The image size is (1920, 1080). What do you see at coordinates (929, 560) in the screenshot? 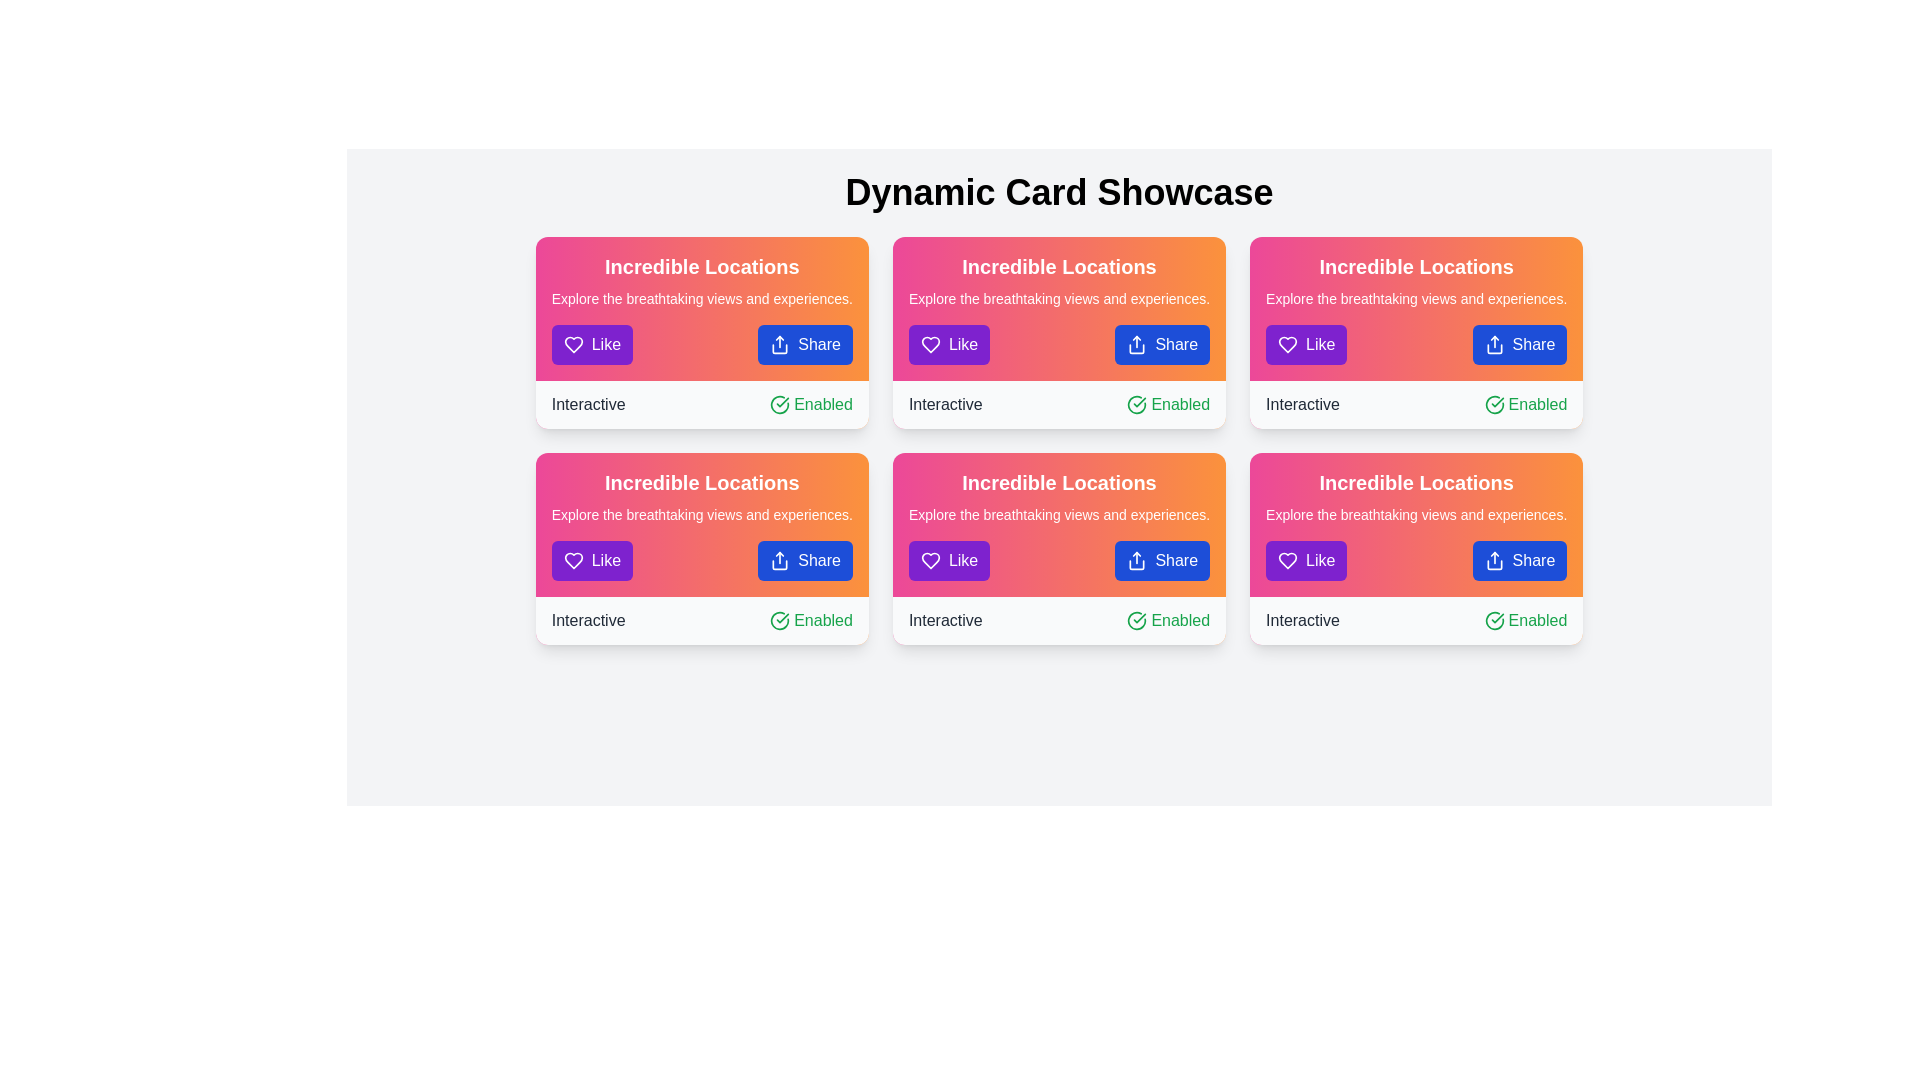
I see `the heart-shaped icon with a hollow center, which is part of the 'Like' button, to Like the content` at bounding box center [929, 560].